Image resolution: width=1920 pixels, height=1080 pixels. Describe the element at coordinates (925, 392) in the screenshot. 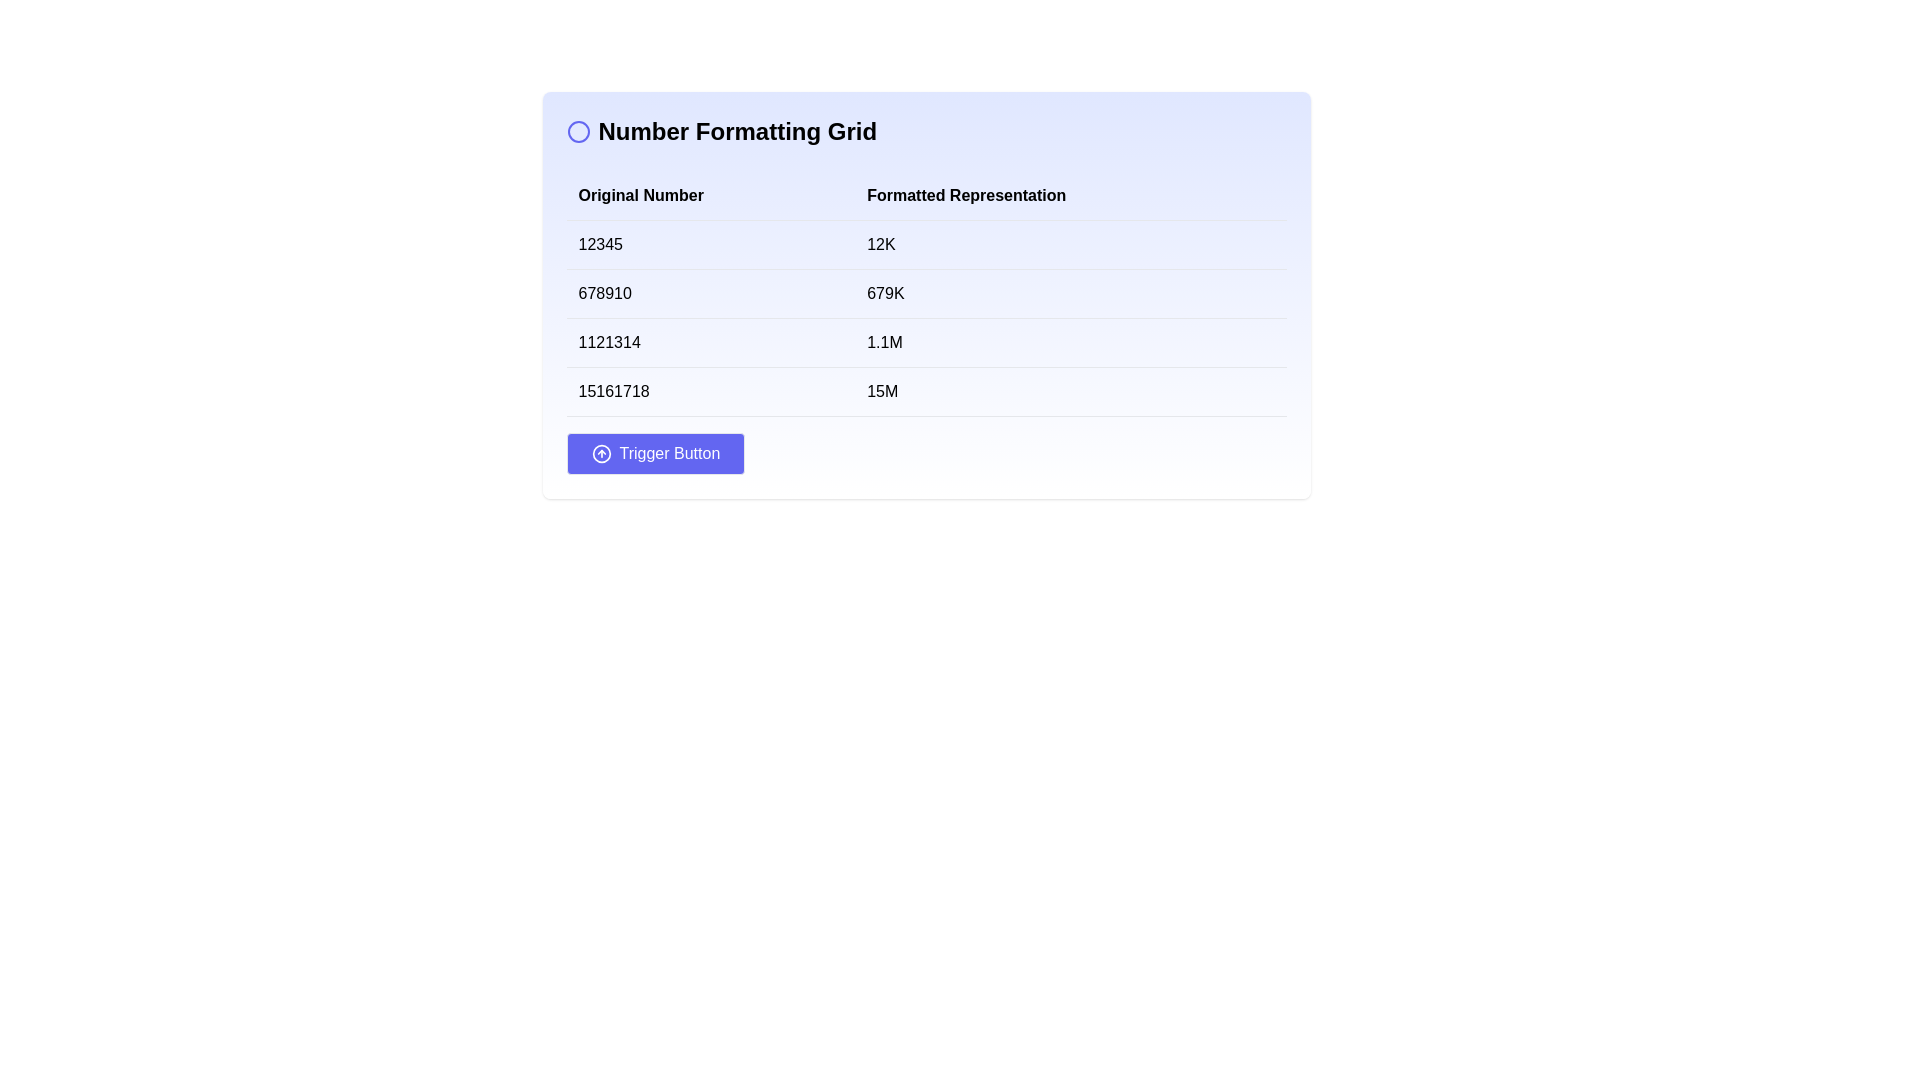

I see `the fourth row of the table displaying '15161718' and '15M' to interact with it` at that location.